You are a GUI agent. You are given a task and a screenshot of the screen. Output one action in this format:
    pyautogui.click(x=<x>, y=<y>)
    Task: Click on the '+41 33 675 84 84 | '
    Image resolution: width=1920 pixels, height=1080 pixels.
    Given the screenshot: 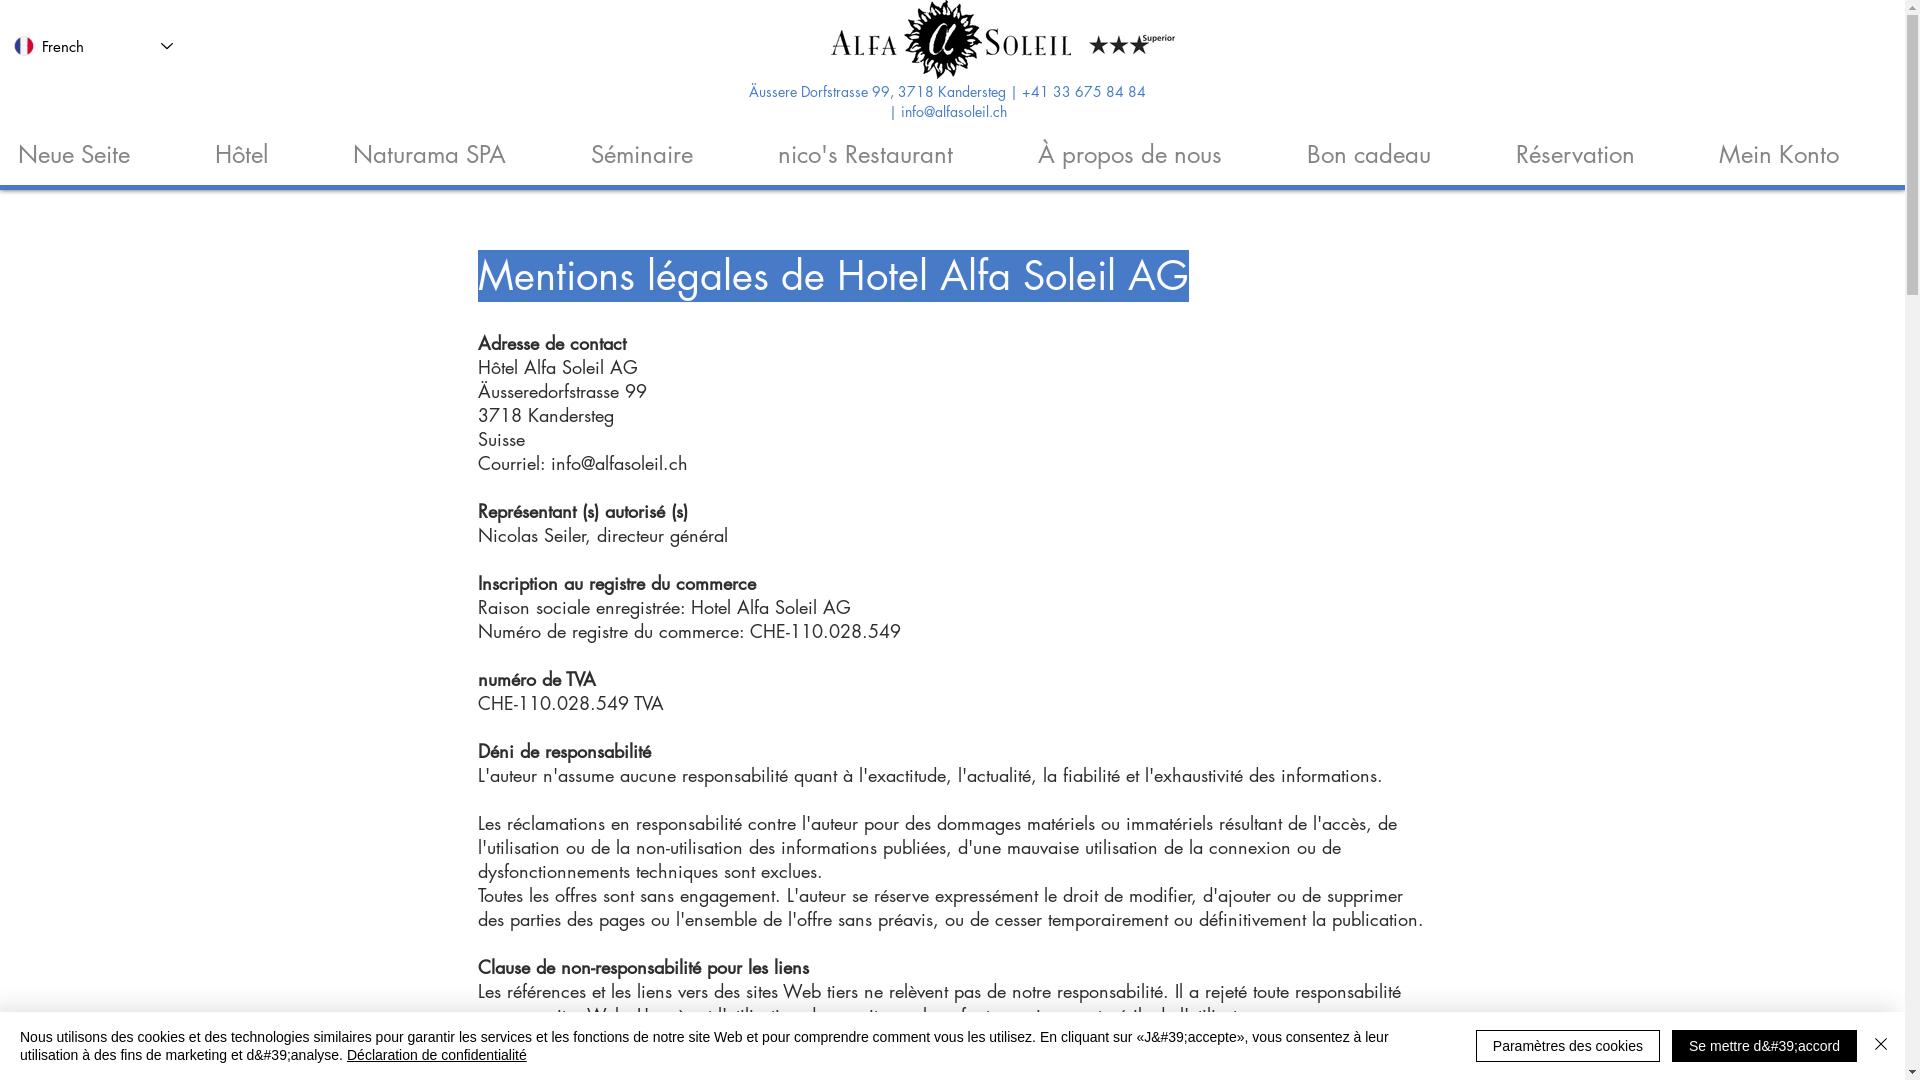 What is the action you would take?
    pyautogui.click(x=1017, y=103)
    